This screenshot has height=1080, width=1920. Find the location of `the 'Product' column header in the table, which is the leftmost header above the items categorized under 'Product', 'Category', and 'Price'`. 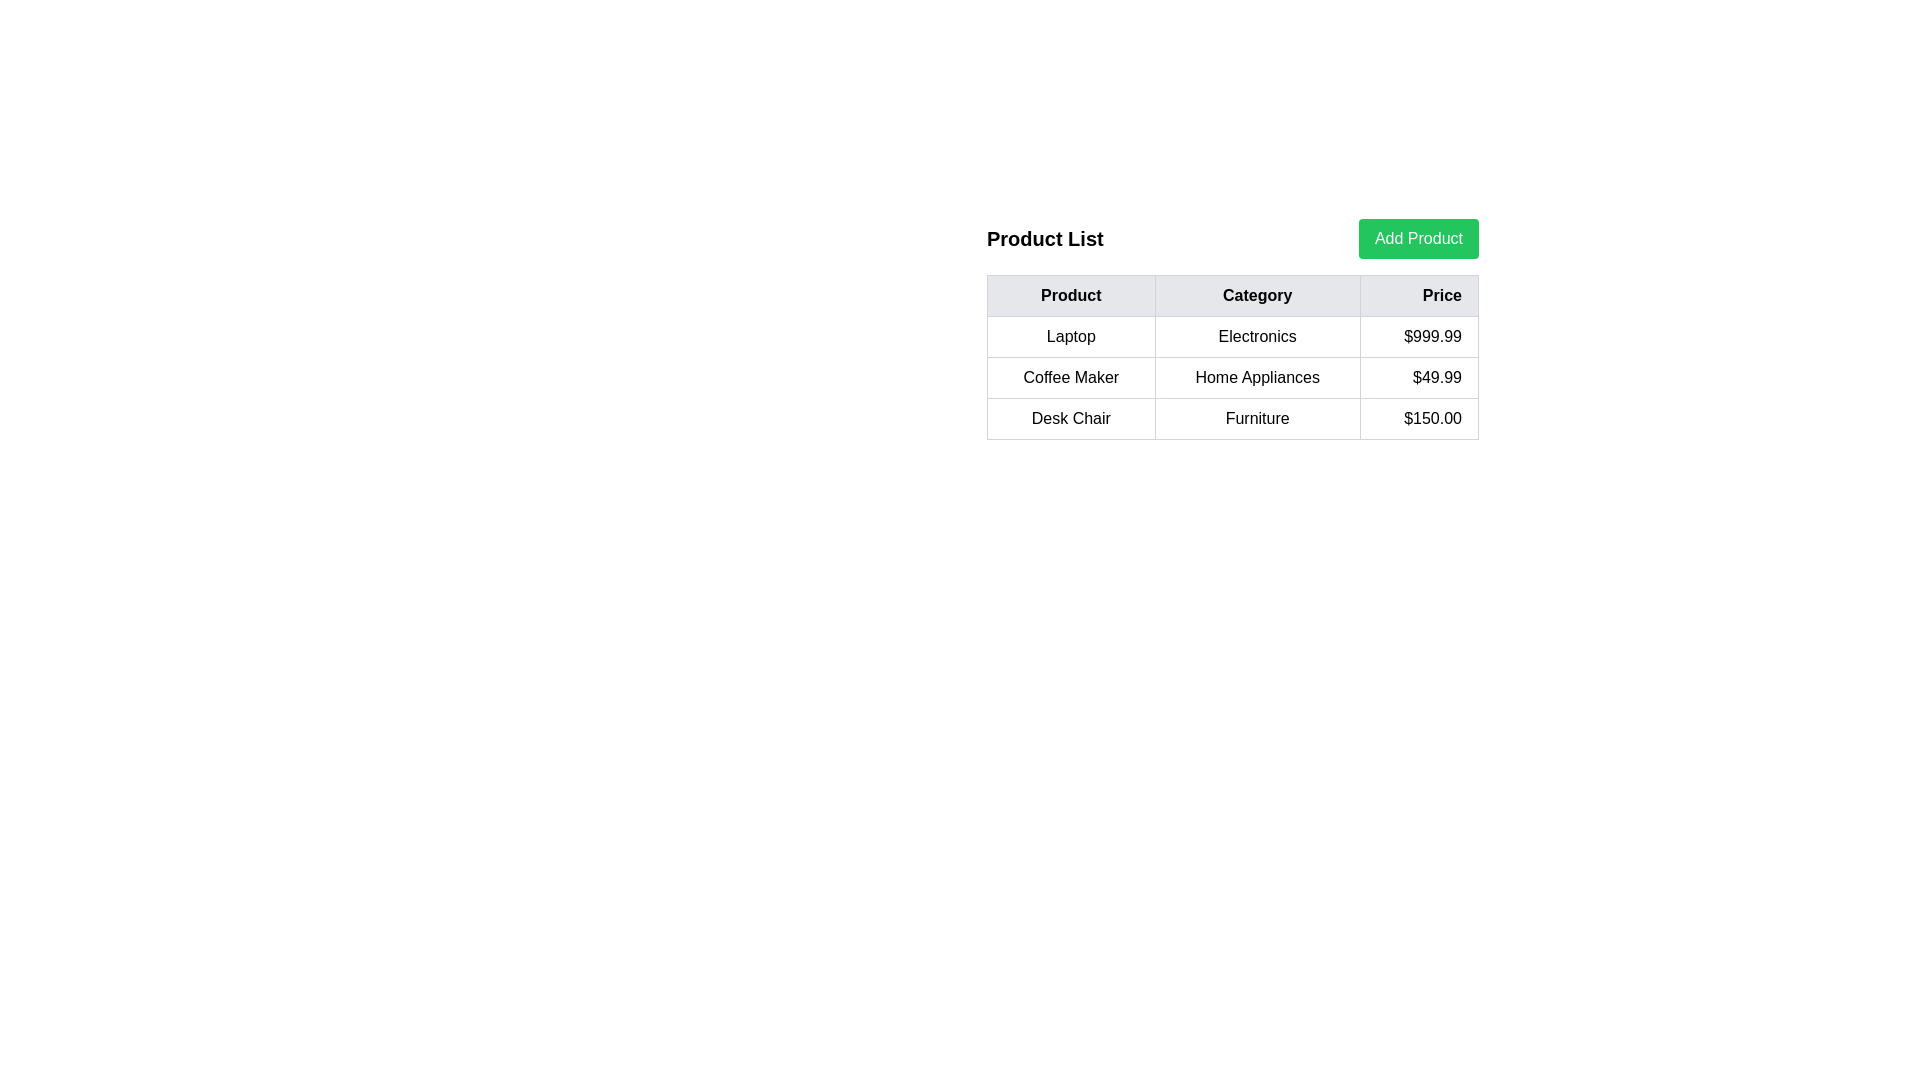

the 'Product' column header in the table, which is the leftmost header above the items categorized under 'Product', 'Category', and 'Price' is located at coordinates (1070, 296).